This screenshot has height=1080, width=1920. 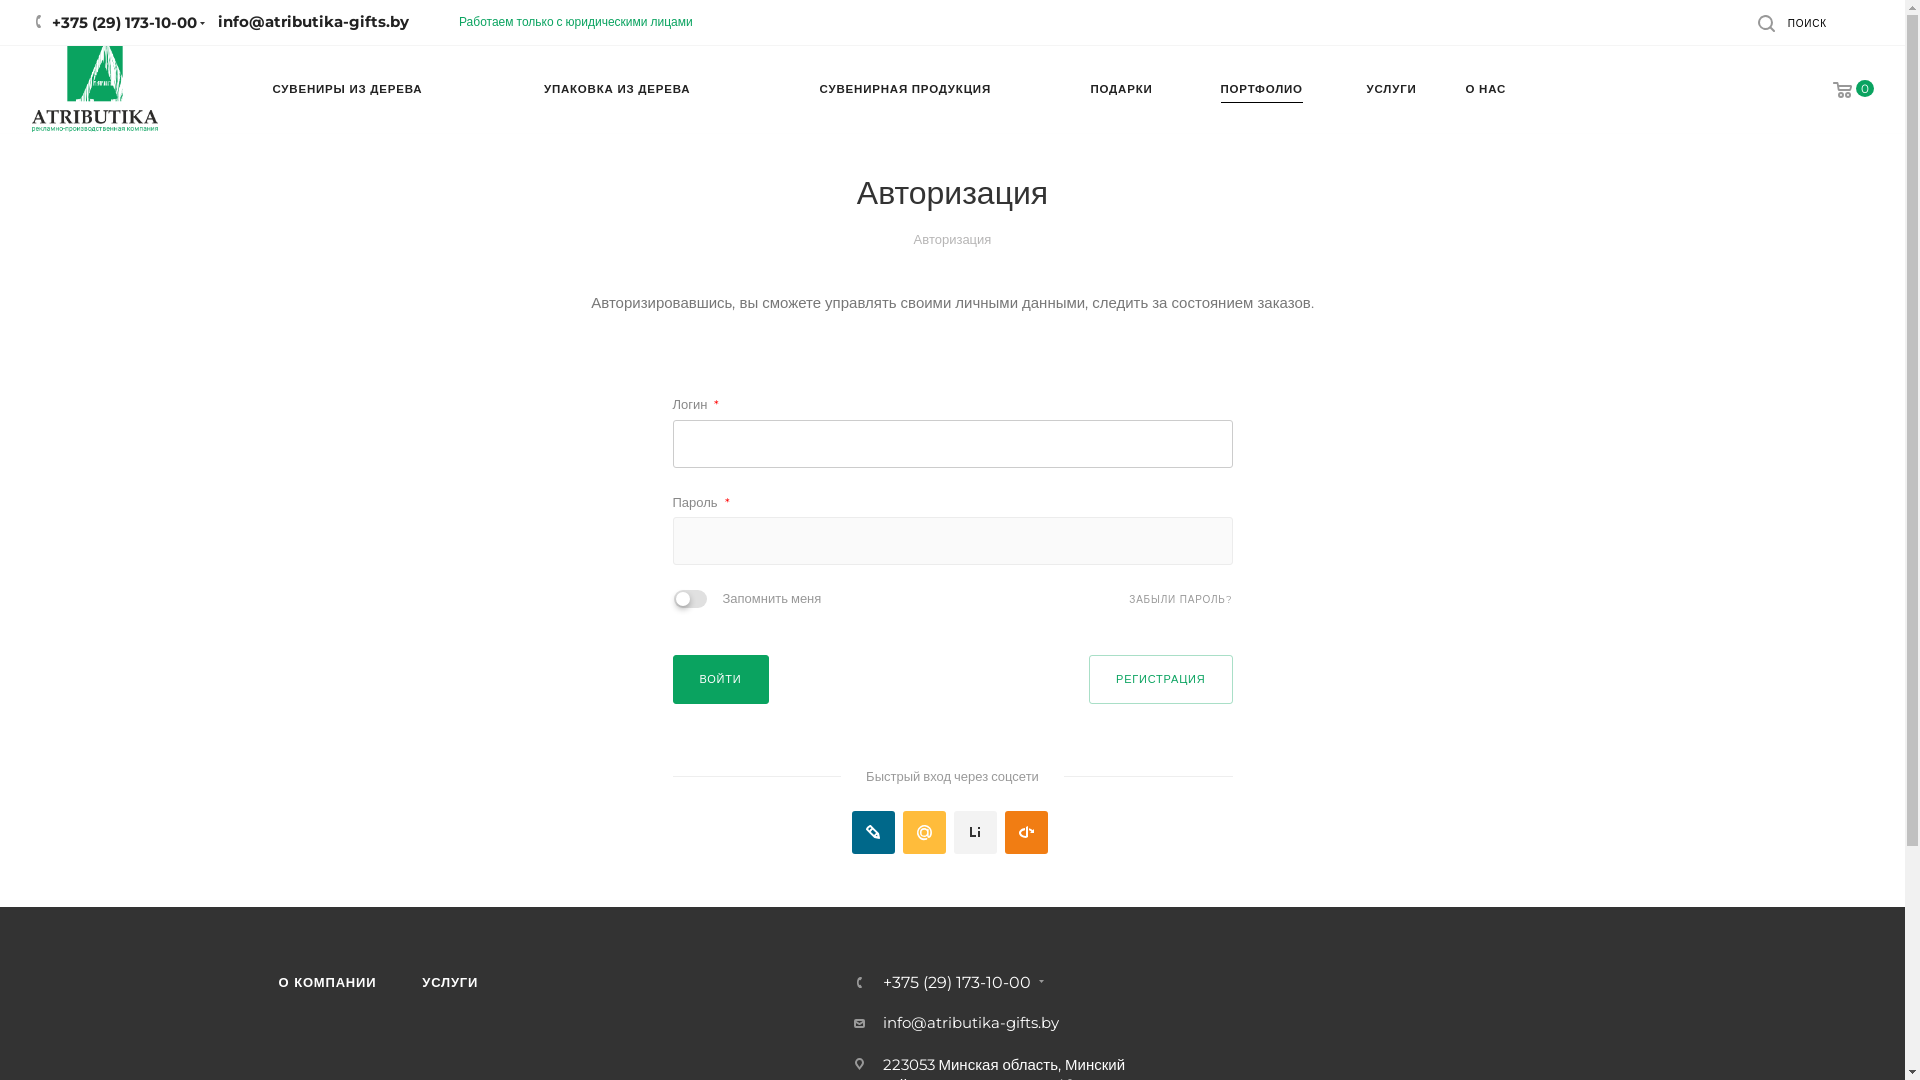 I want to click on '0', so click(x=1839, y=90).